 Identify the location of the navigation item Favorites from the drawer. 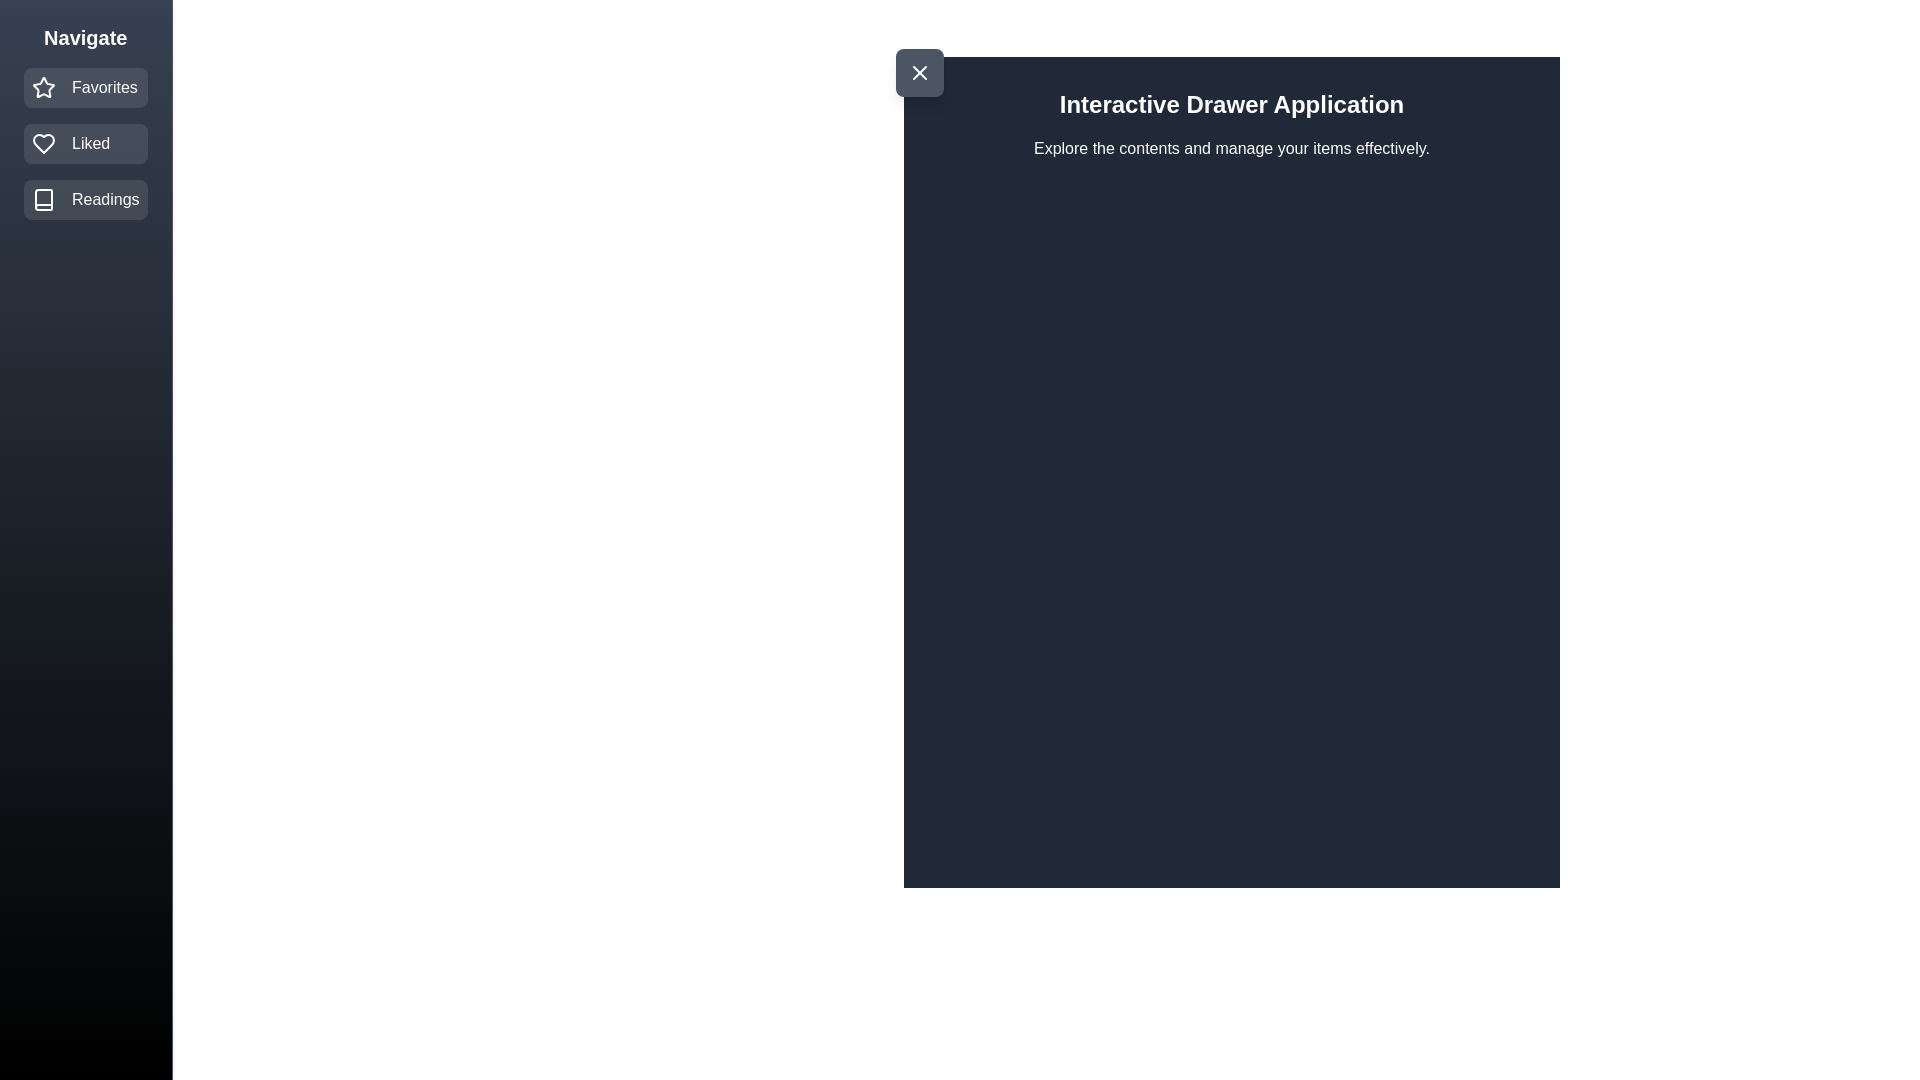
(84, 87).